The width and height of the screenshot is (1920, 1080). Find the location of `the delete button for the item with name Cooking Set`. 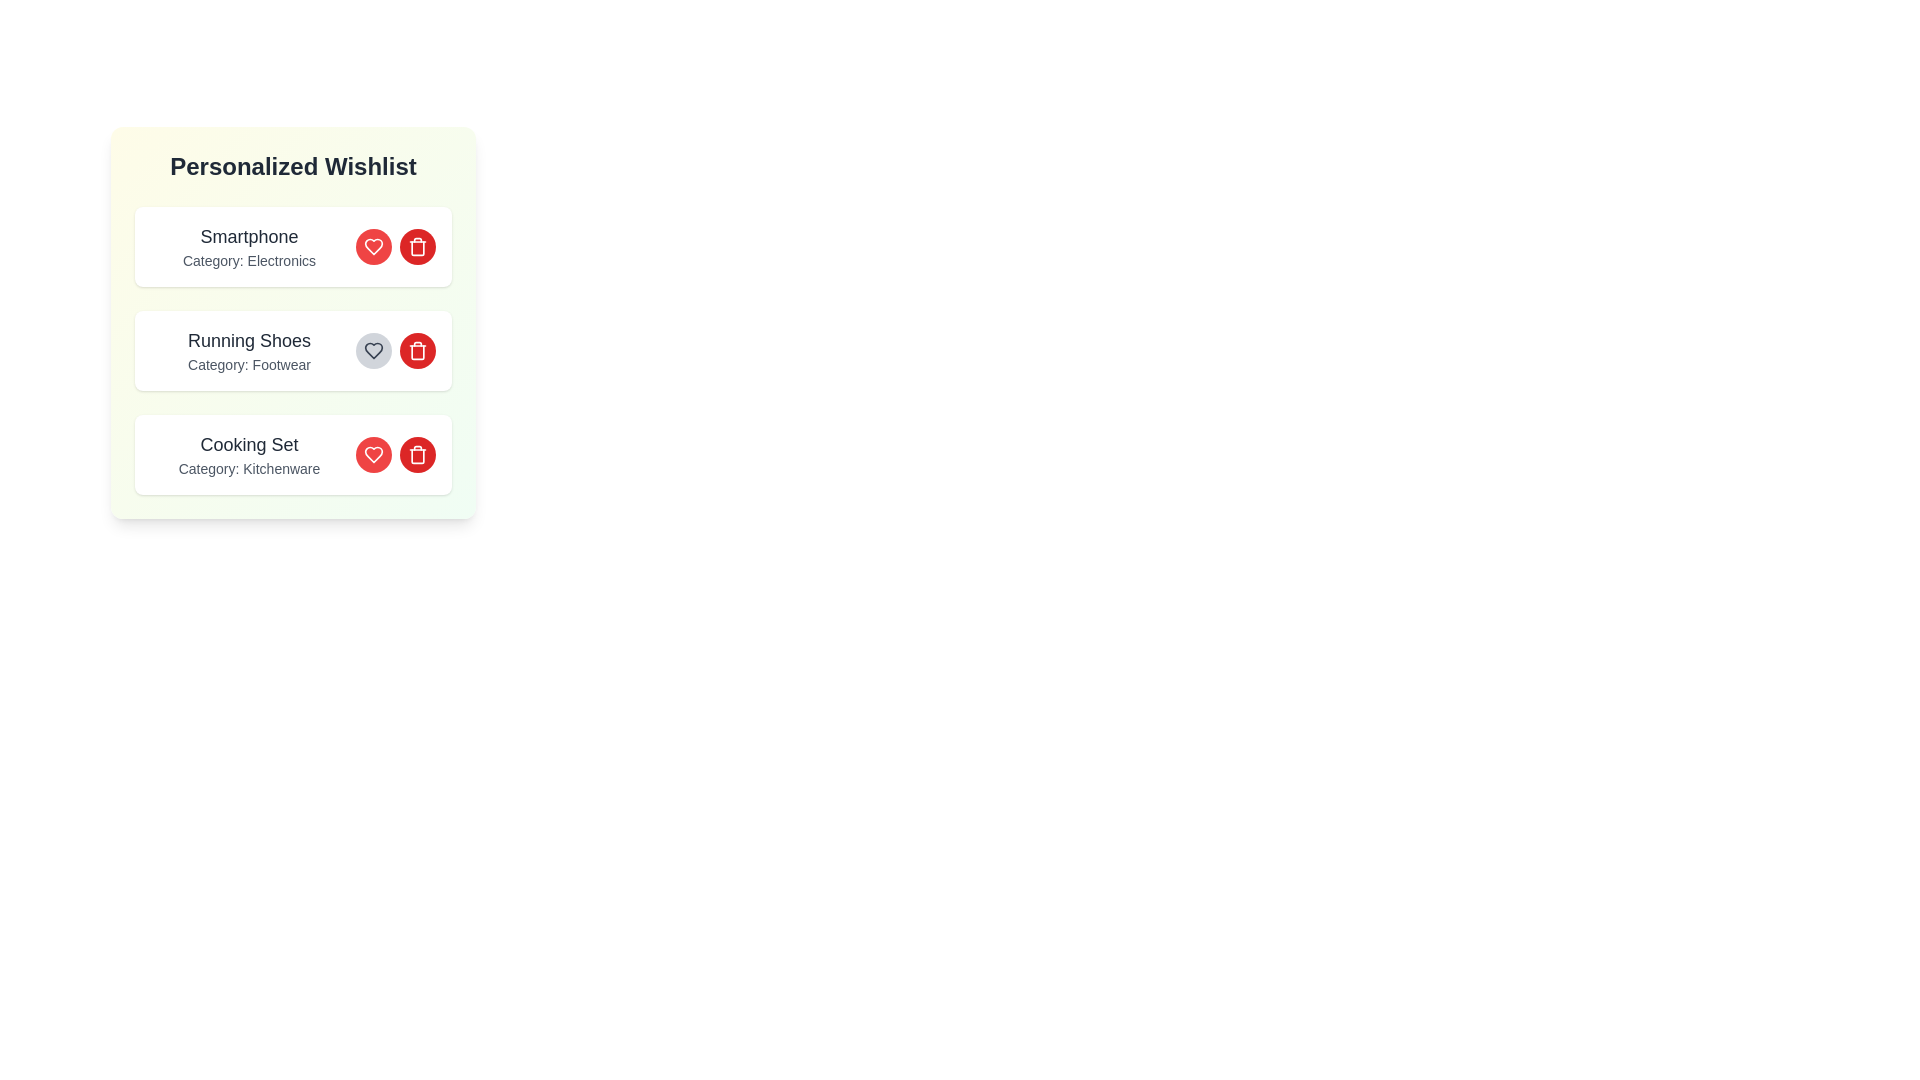

the delete button for the item with name Cooking Set is located at coordinates (416, 455).